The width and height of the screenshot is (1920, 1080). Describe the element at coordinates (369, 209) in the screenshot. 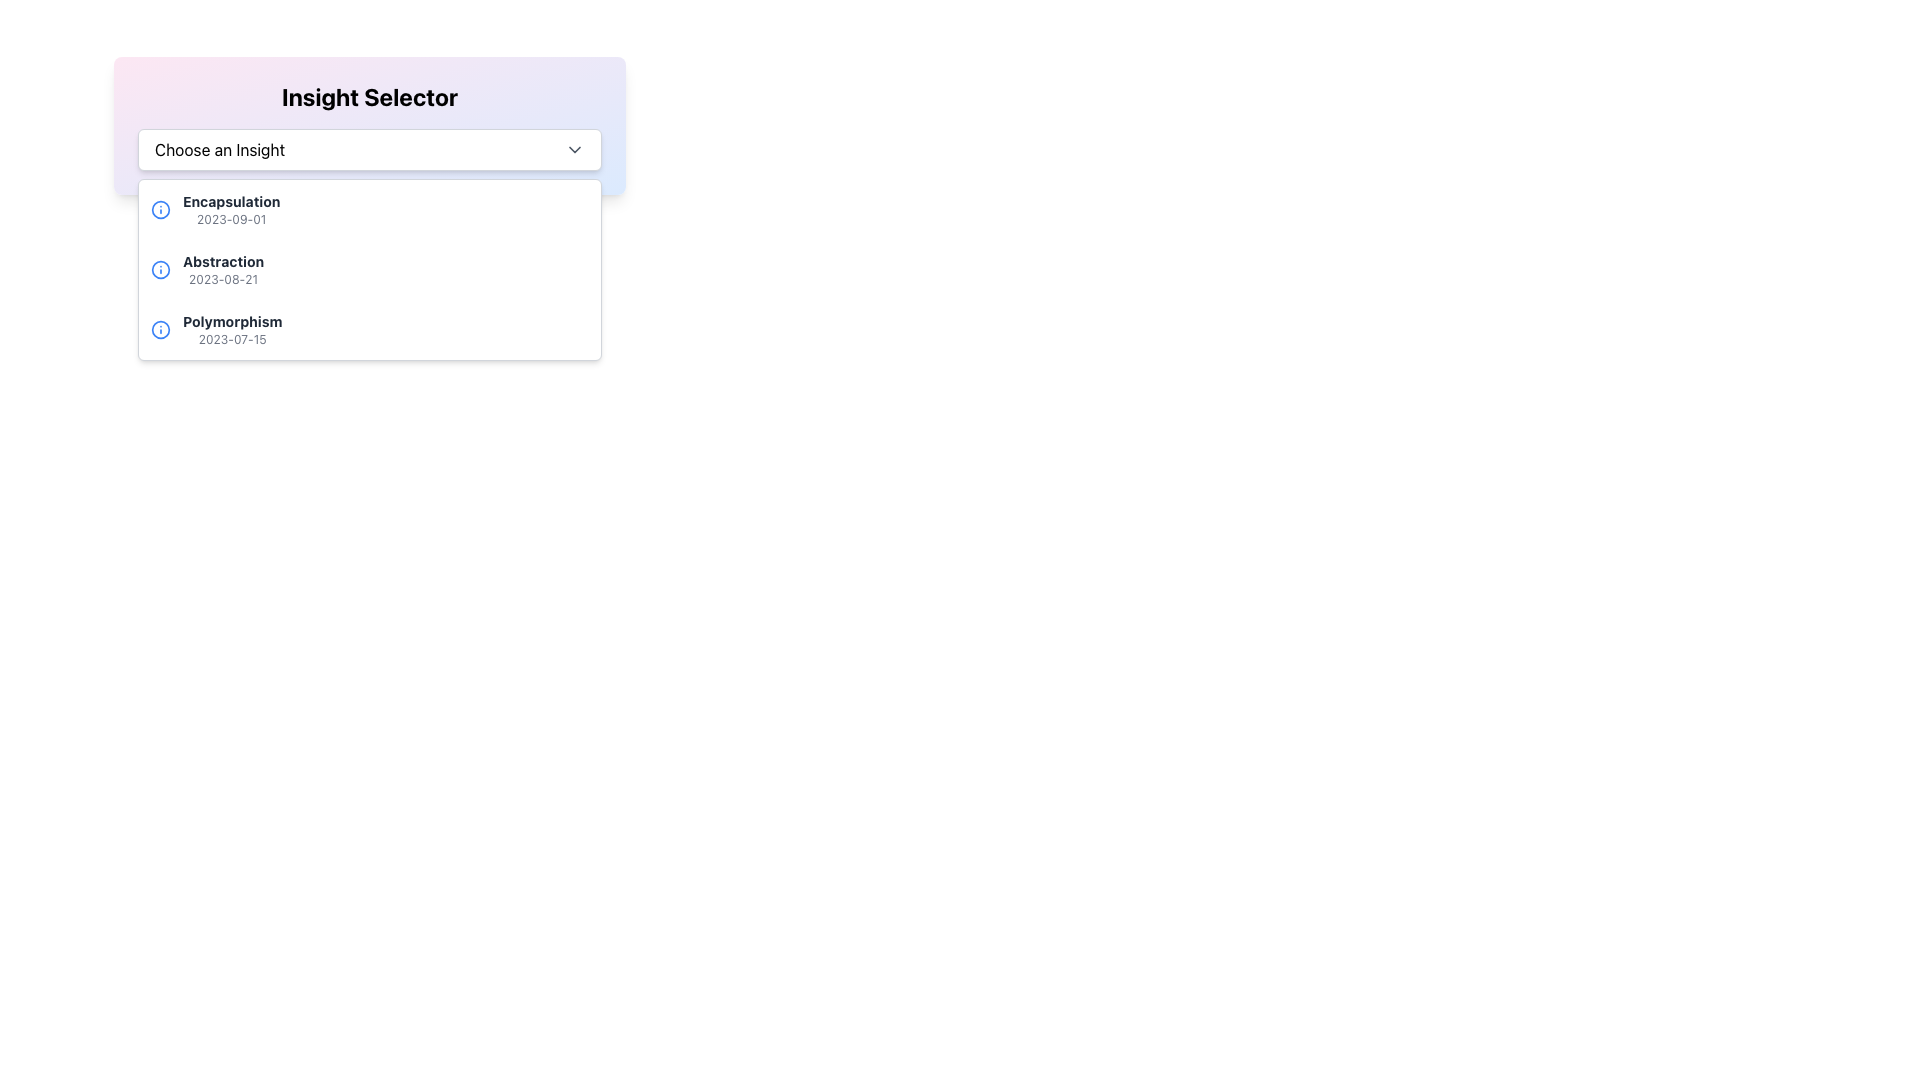

I see `the first selectable list item titled 'Encapsulation' dated '2023-09-01' in the dropdown menu` at that location.